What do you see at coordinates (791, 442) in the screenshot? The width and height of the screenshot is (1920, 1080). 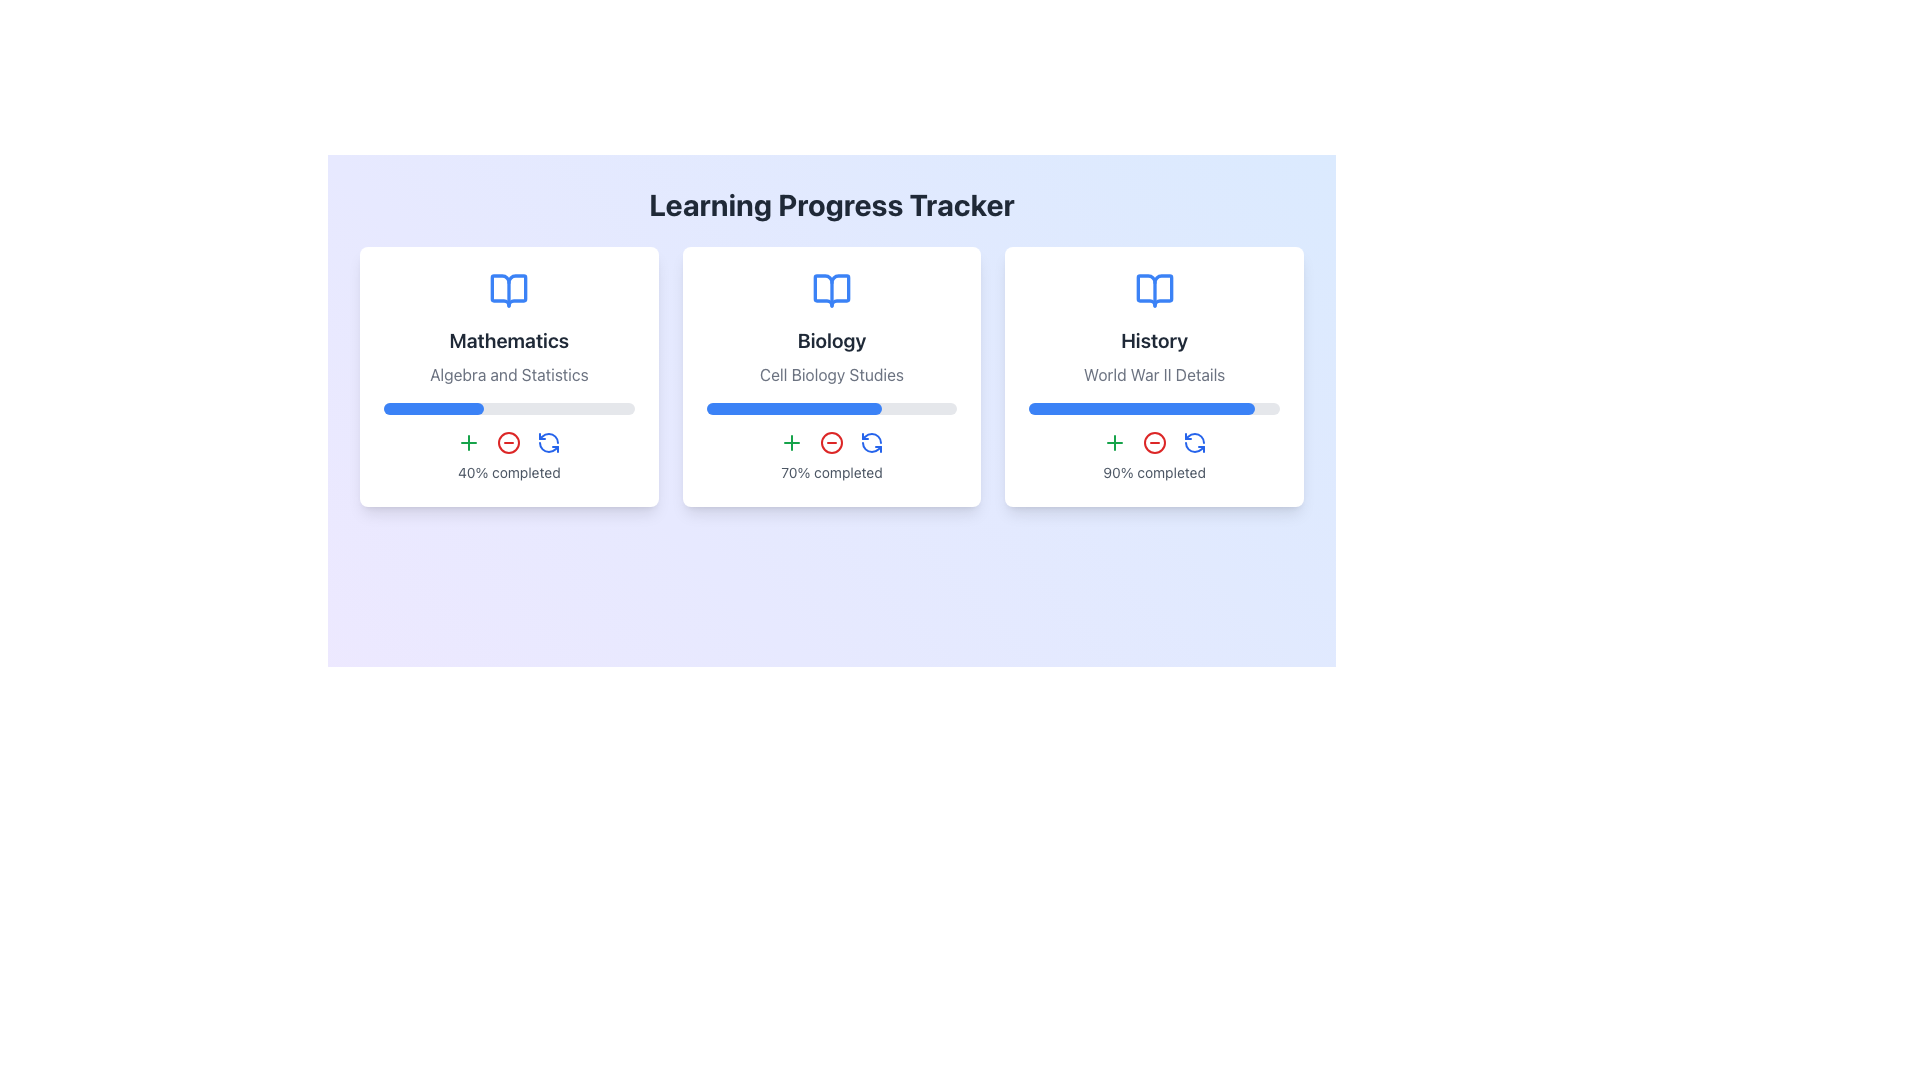 I see `the green plus icon button located below the progress bar in the 'Biology' section of the 'Learning Progress Tracker' interface` at bounding box center [791, 442].